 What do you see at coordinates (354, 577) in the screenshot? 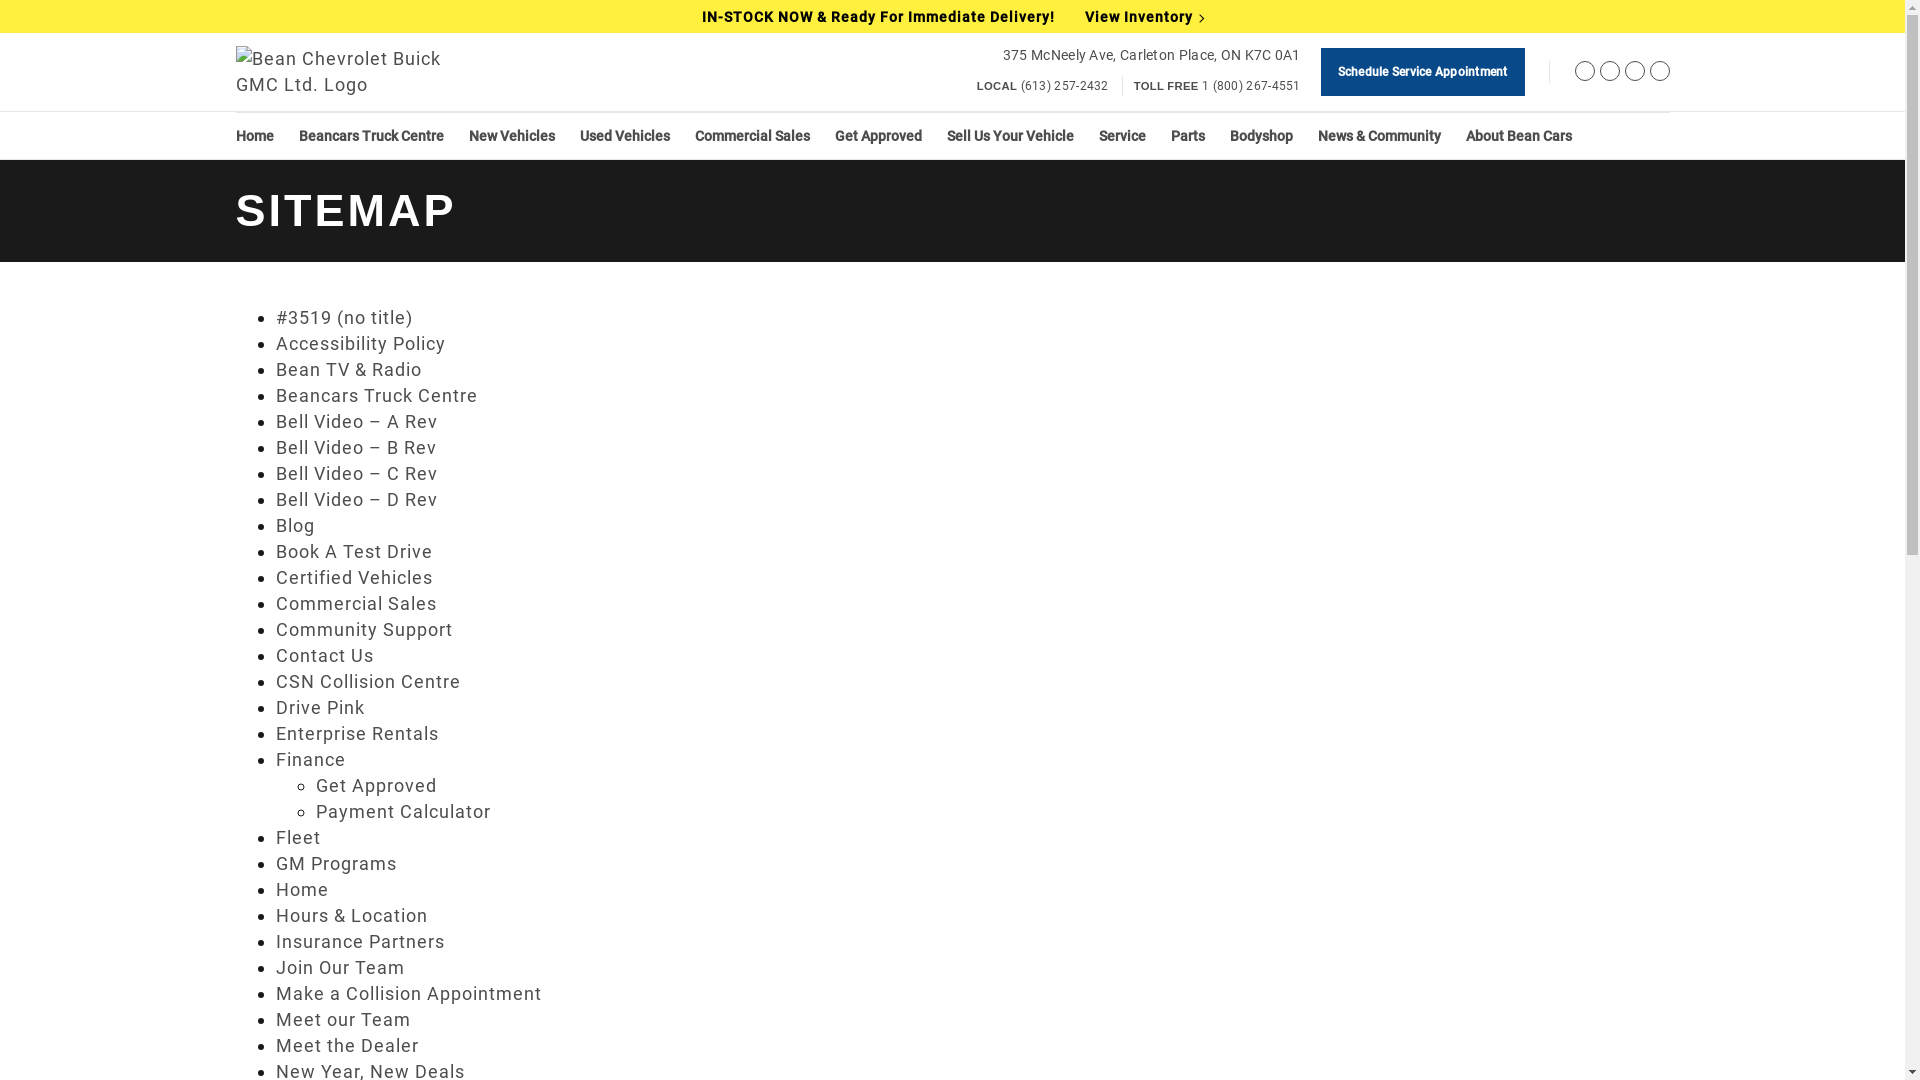
I see `'Certified Vehicles'` at bounding box center [354, 577].